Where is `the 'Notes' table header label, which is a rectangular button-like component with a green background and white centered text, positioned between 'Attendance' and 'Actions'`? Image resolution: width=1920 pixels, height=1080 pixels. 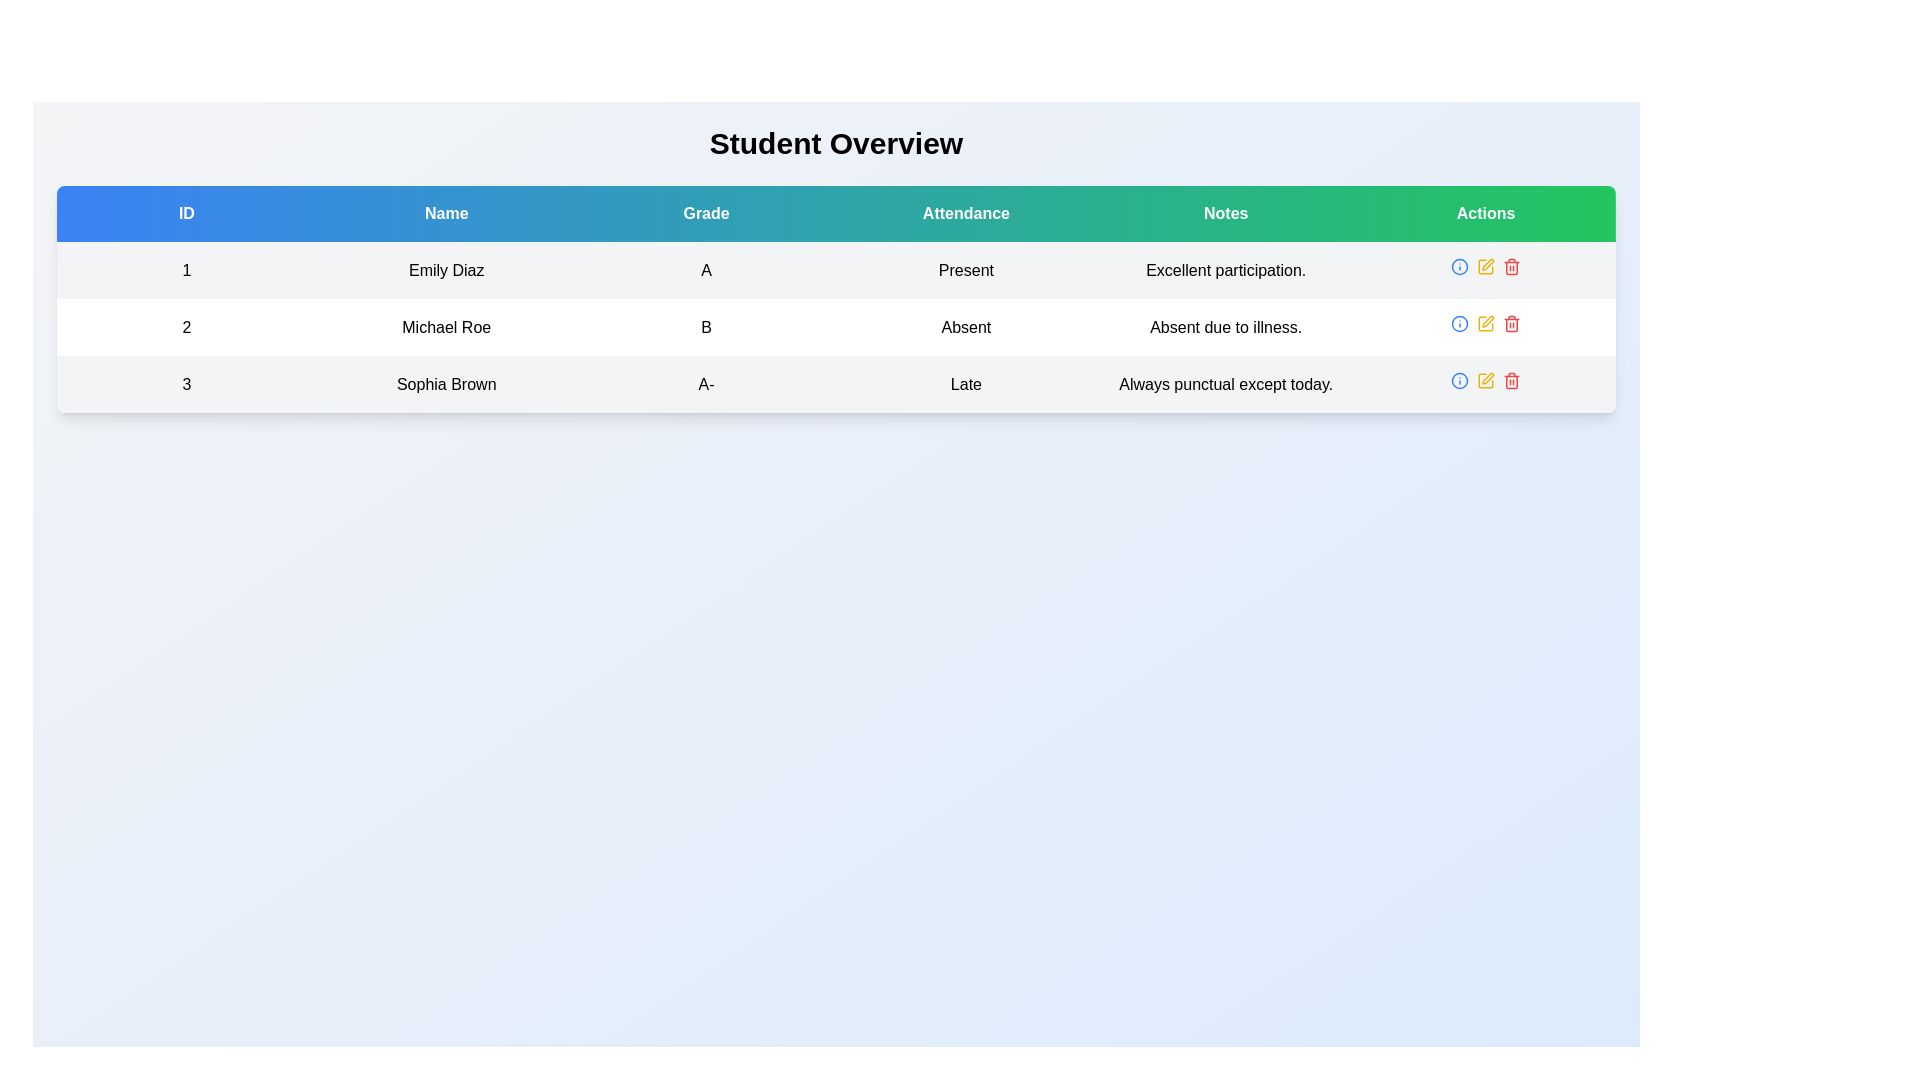 the 'Notes' table header label, which is a rectangular button-like component with a green background and white centered text, positioned between 'Attendance' and 'Actions' is located at coordinates (1225, 213).